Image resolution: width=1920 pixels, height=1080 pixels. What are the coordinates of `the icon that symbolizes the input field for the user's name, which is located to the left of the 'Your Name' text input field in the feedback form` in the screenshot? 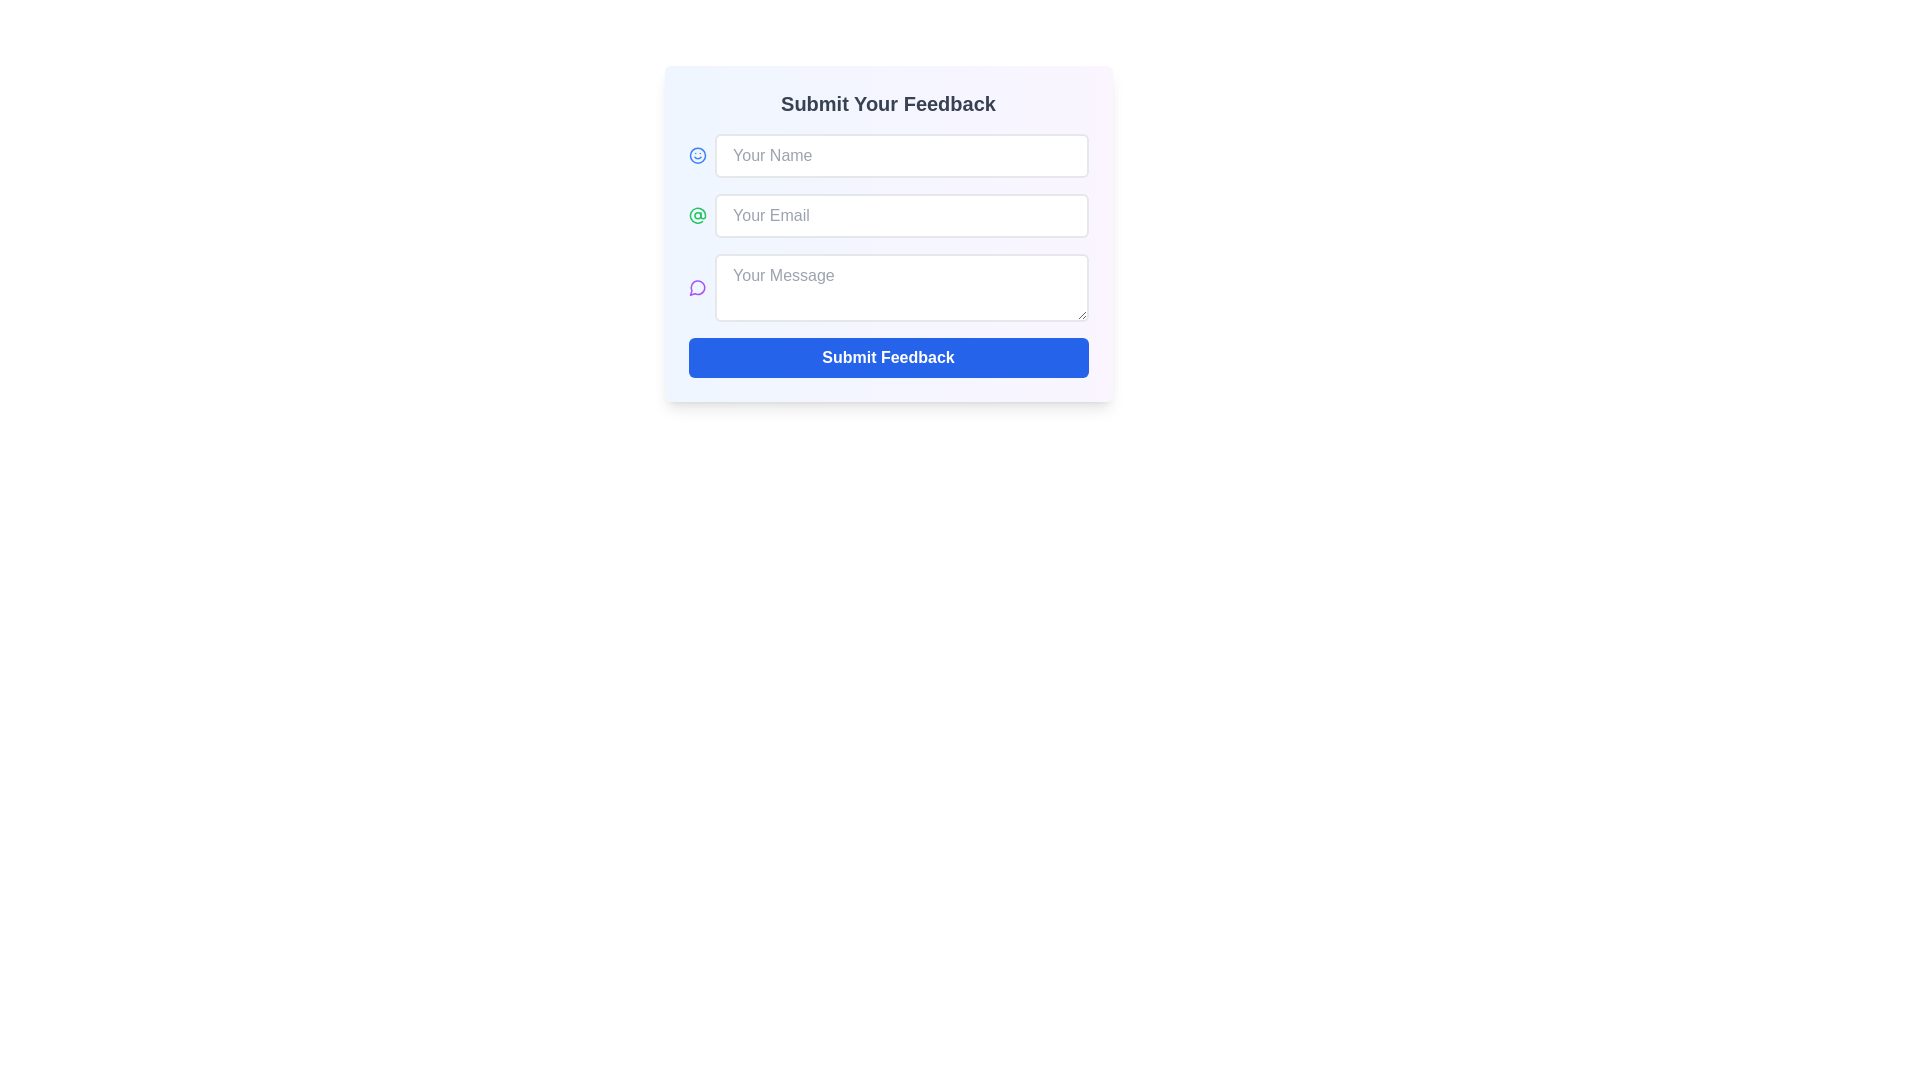 It's located at (697, 154).